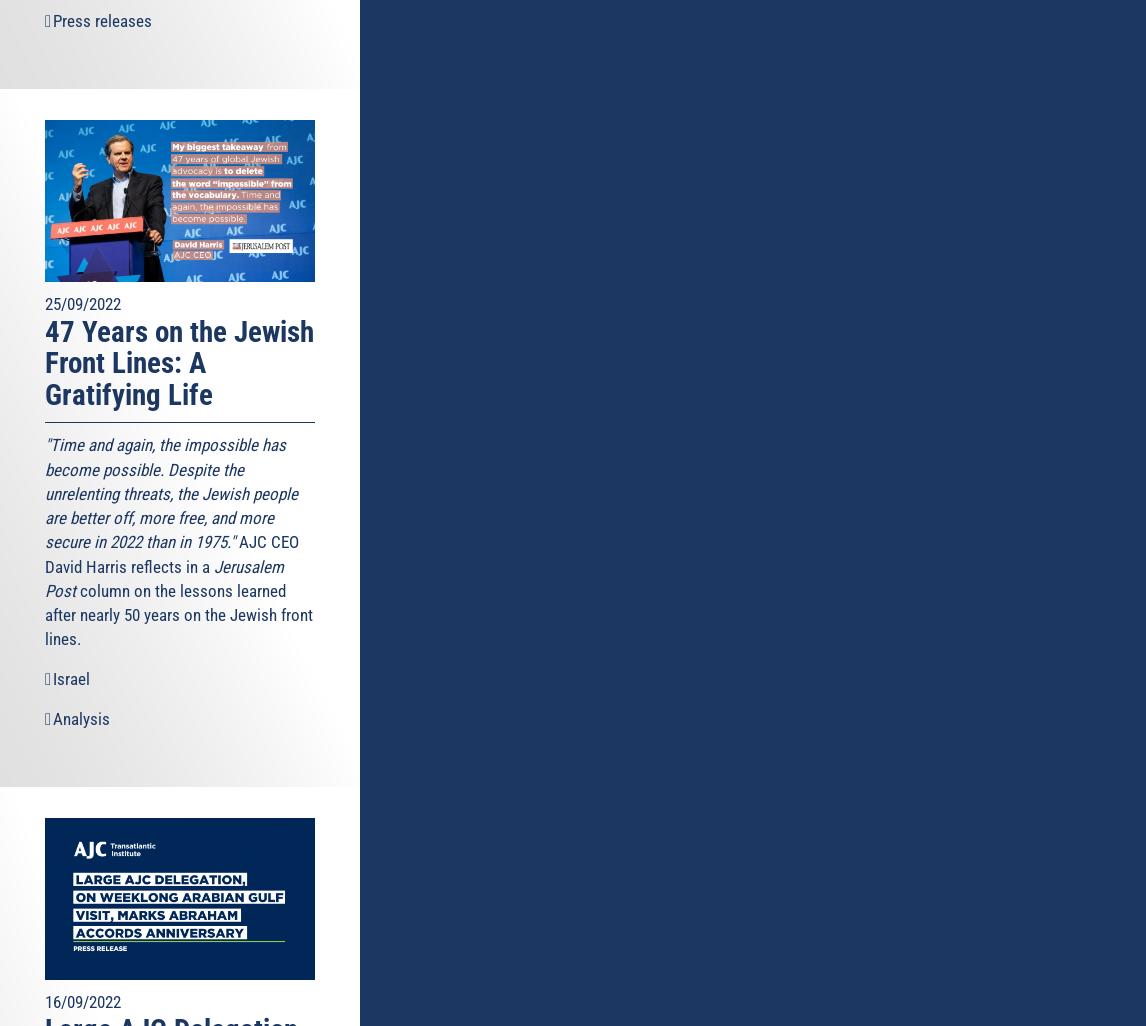 The image size is (1146, 1026). What do you see at coordinates (102, 20) in the screenshot?
I see `'Press releases'` at bounding box center [102, 20].